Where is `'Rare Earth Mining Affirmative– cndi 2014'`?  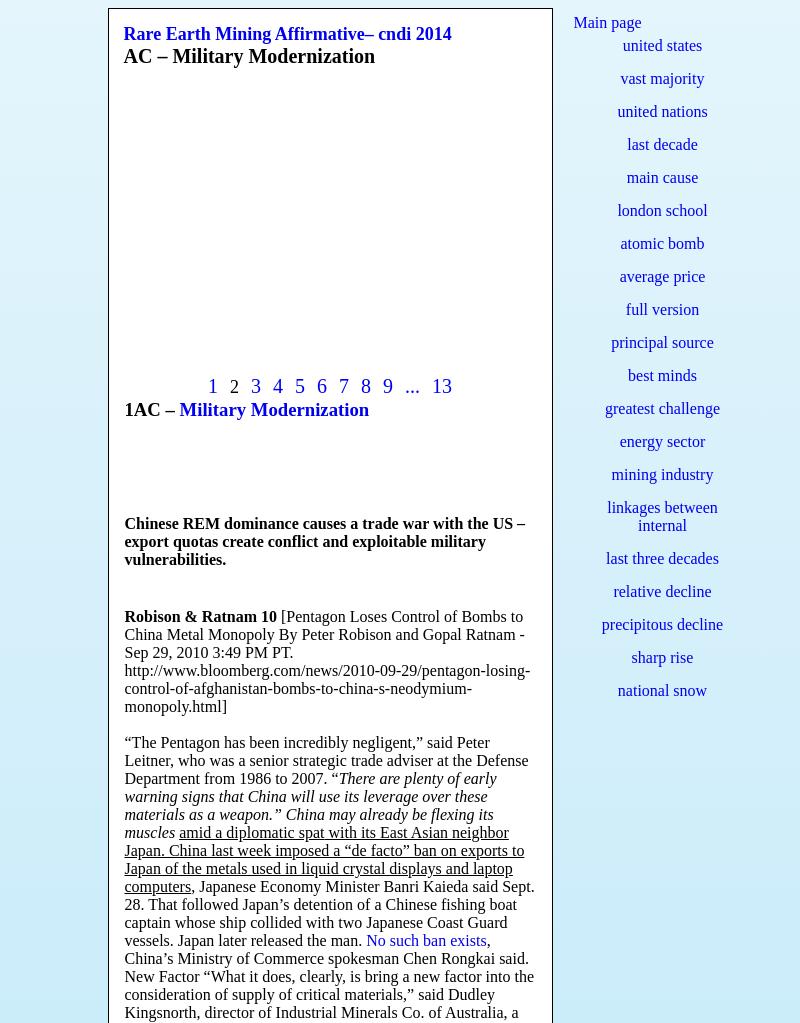 'Rare Earth Mining Affirmative– cndi 2014' is located at coordinates (287, 33).